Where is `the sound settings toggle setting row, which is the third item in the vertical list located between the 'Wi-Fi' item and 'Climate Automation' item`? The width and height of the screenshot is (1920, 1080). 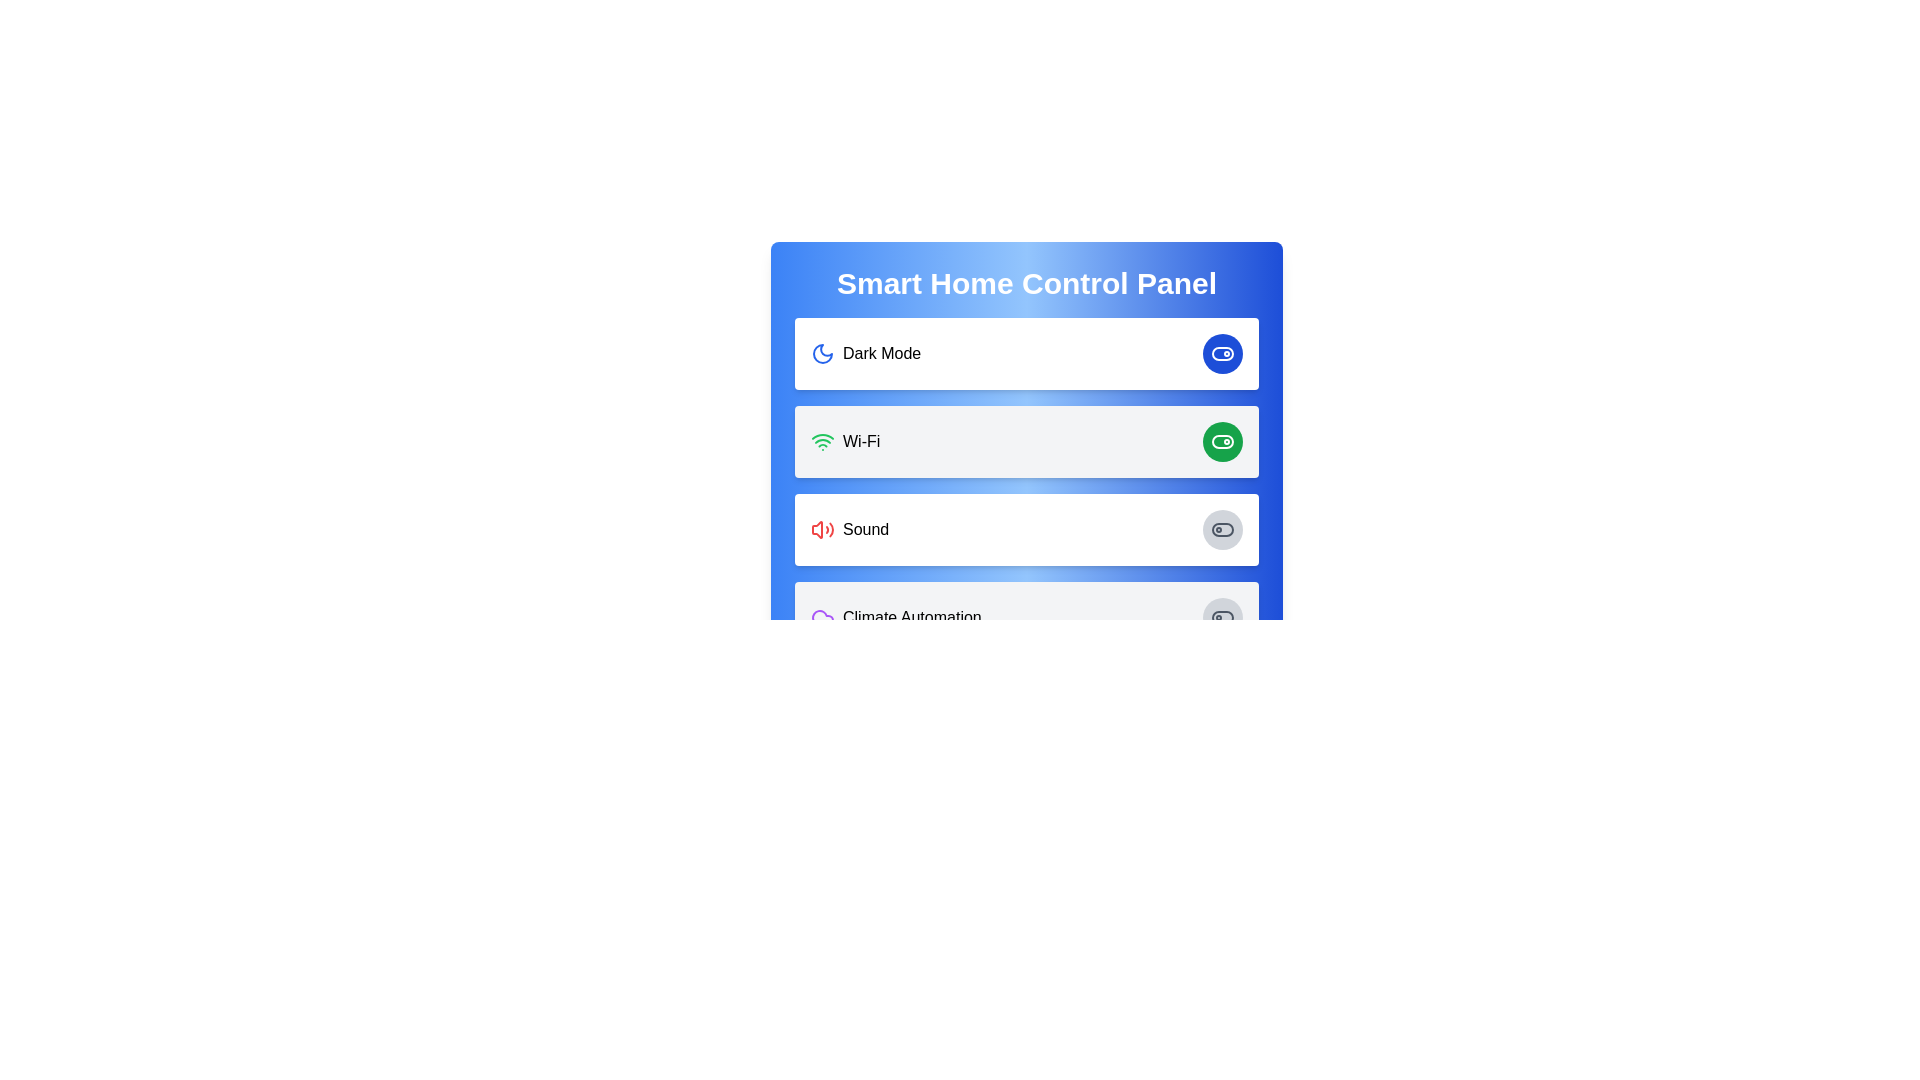 the sound settings toggle setting row, which is the third item in the vertical list located between the 'Wi-Fi' item and 'Climate Automation' item is located at coordinates (1027, 528).